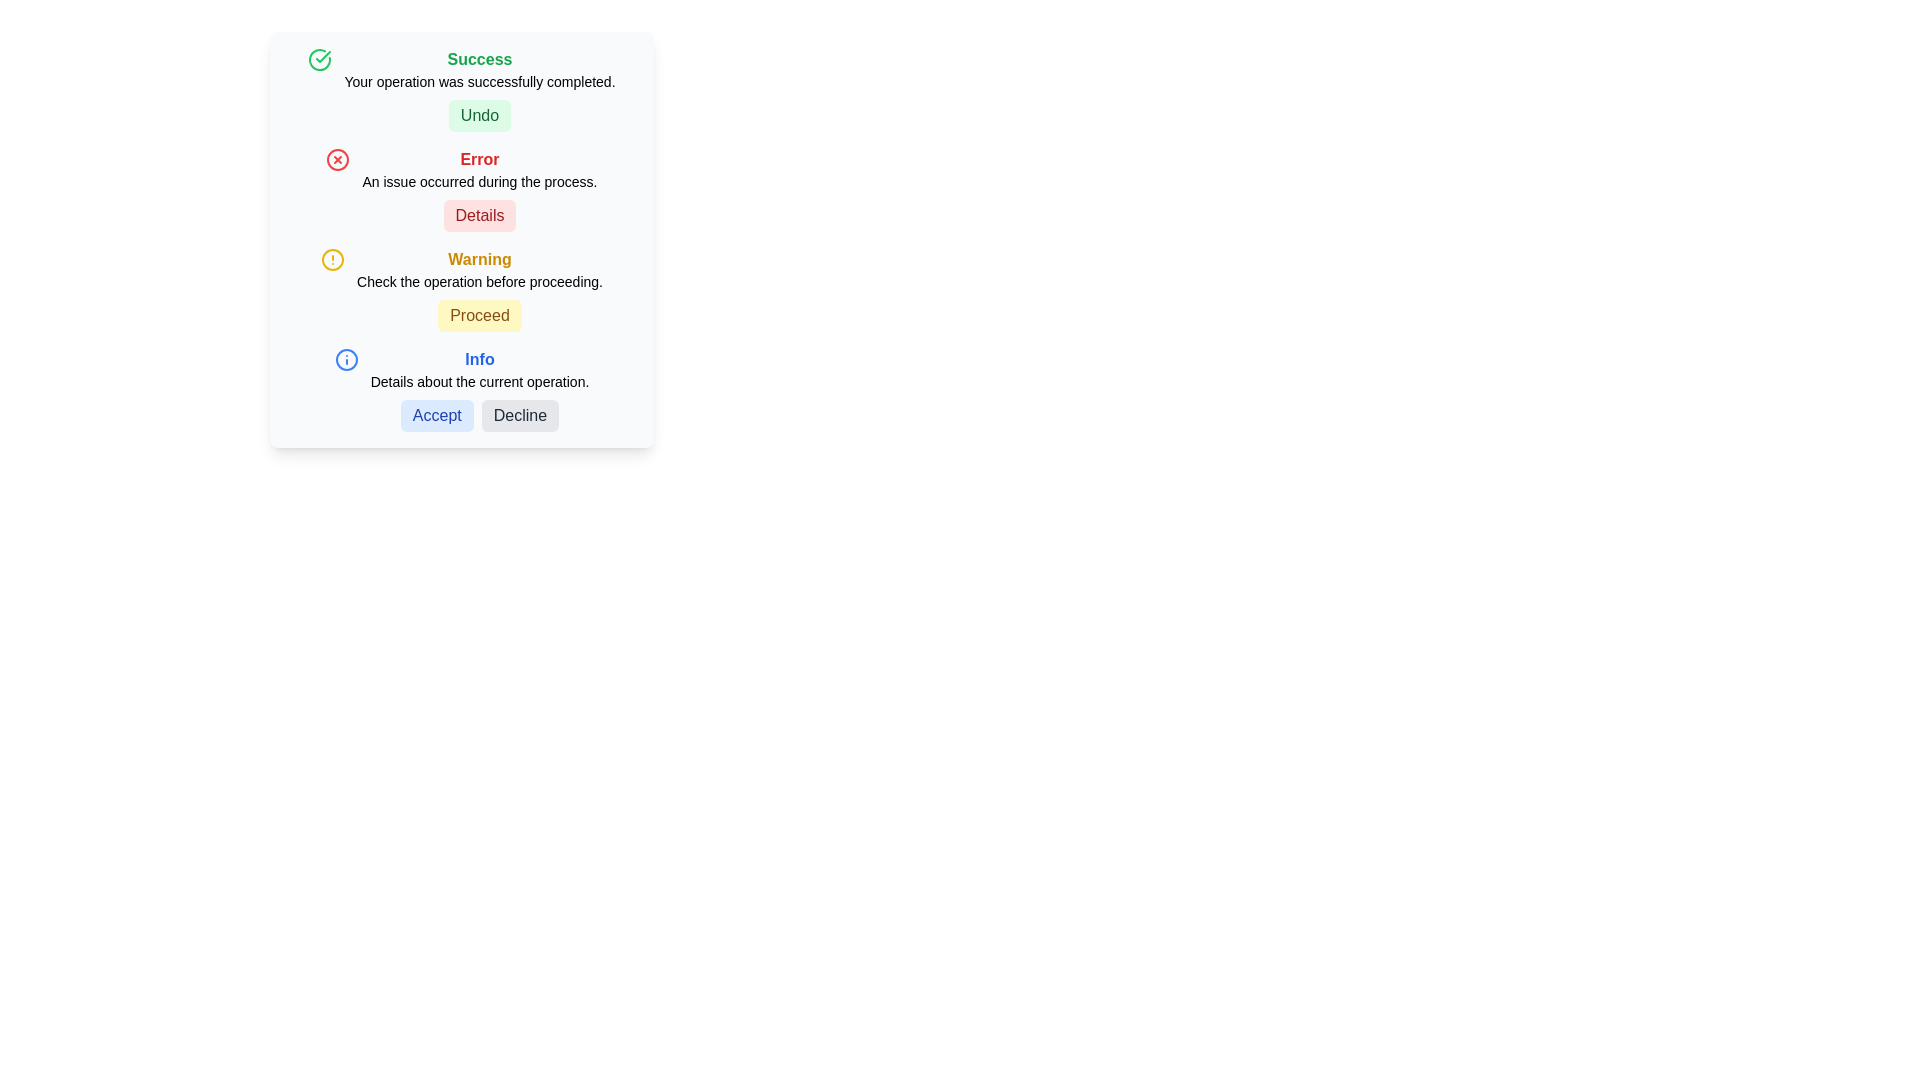 The width and height of the screenshot is (1920, 1080). I want to click on the informational icon located to the left of the 'Info' label at the bottom of the message list, so click(346, 358).